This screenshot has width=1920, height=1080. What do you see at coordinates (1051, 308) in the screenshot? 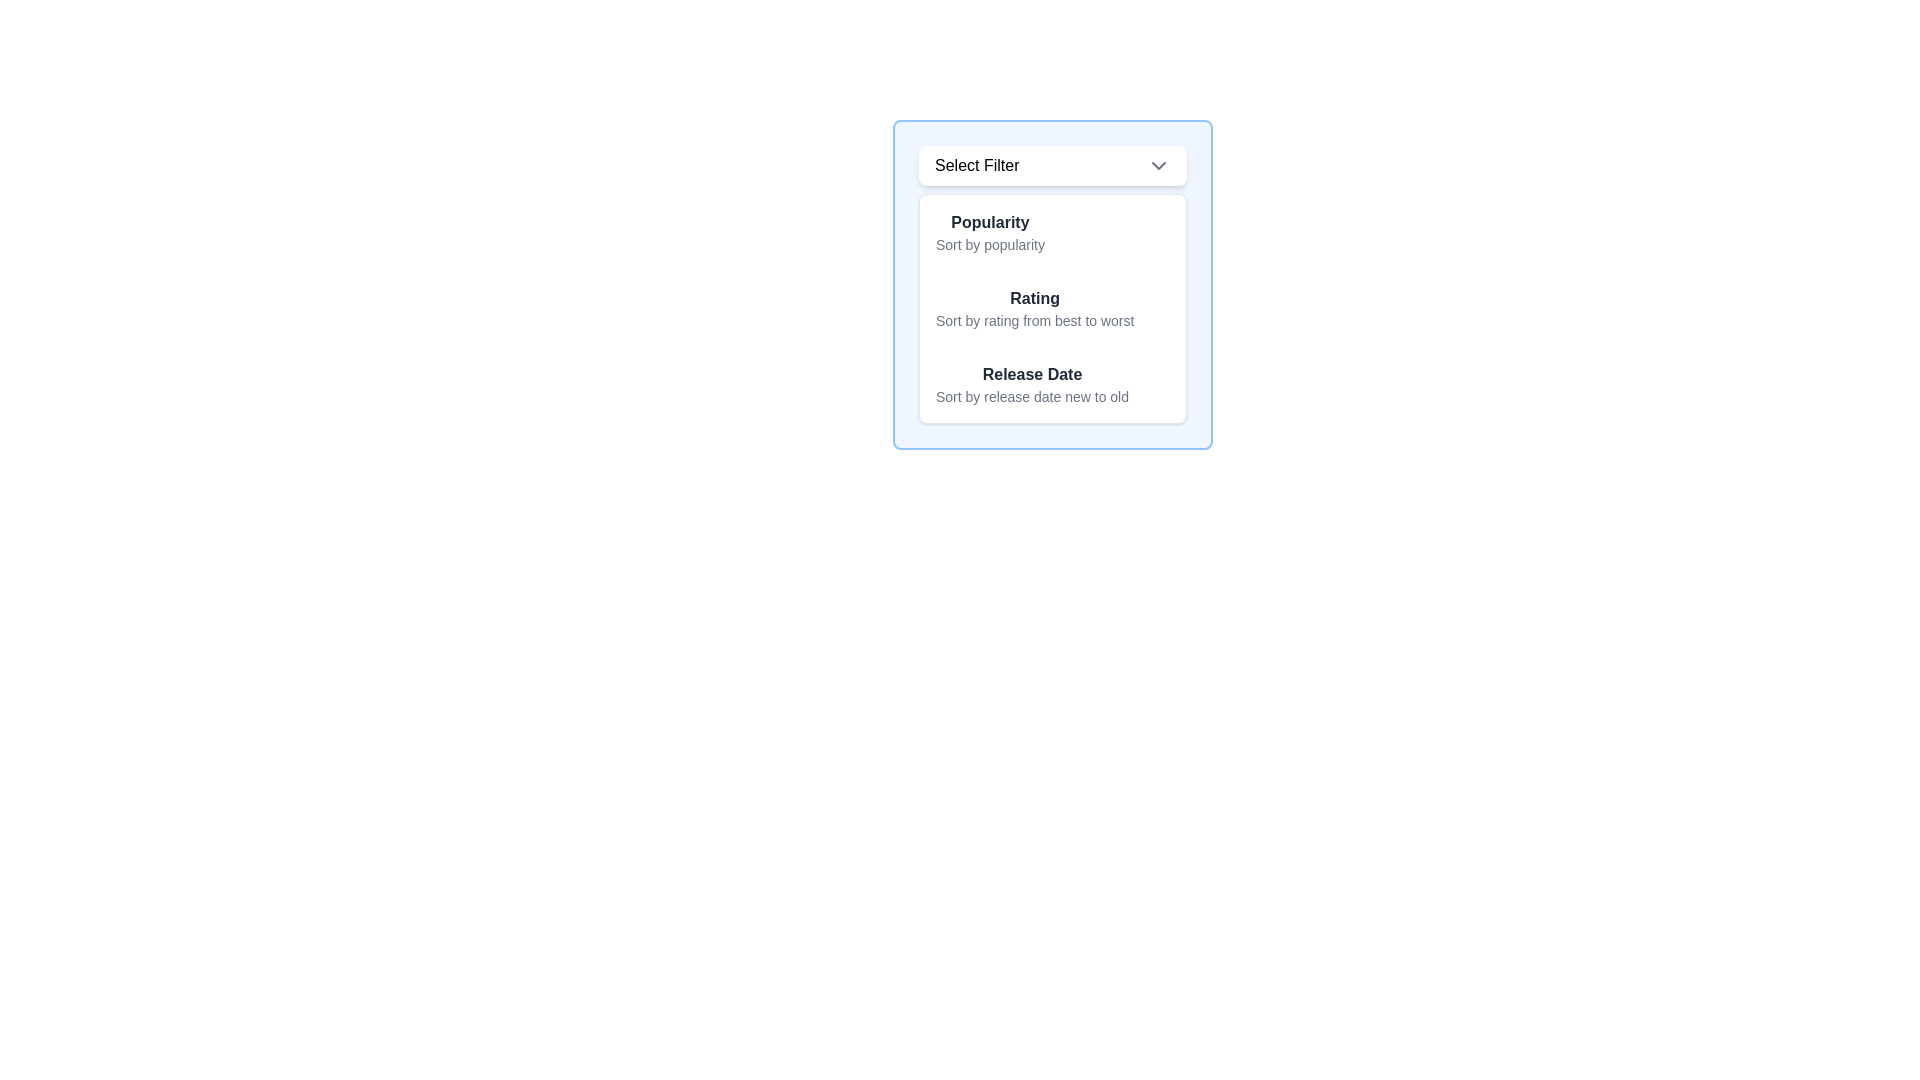
I see `the 'Rating' option in the dropdown menu` at bounding box center [1051, 308].